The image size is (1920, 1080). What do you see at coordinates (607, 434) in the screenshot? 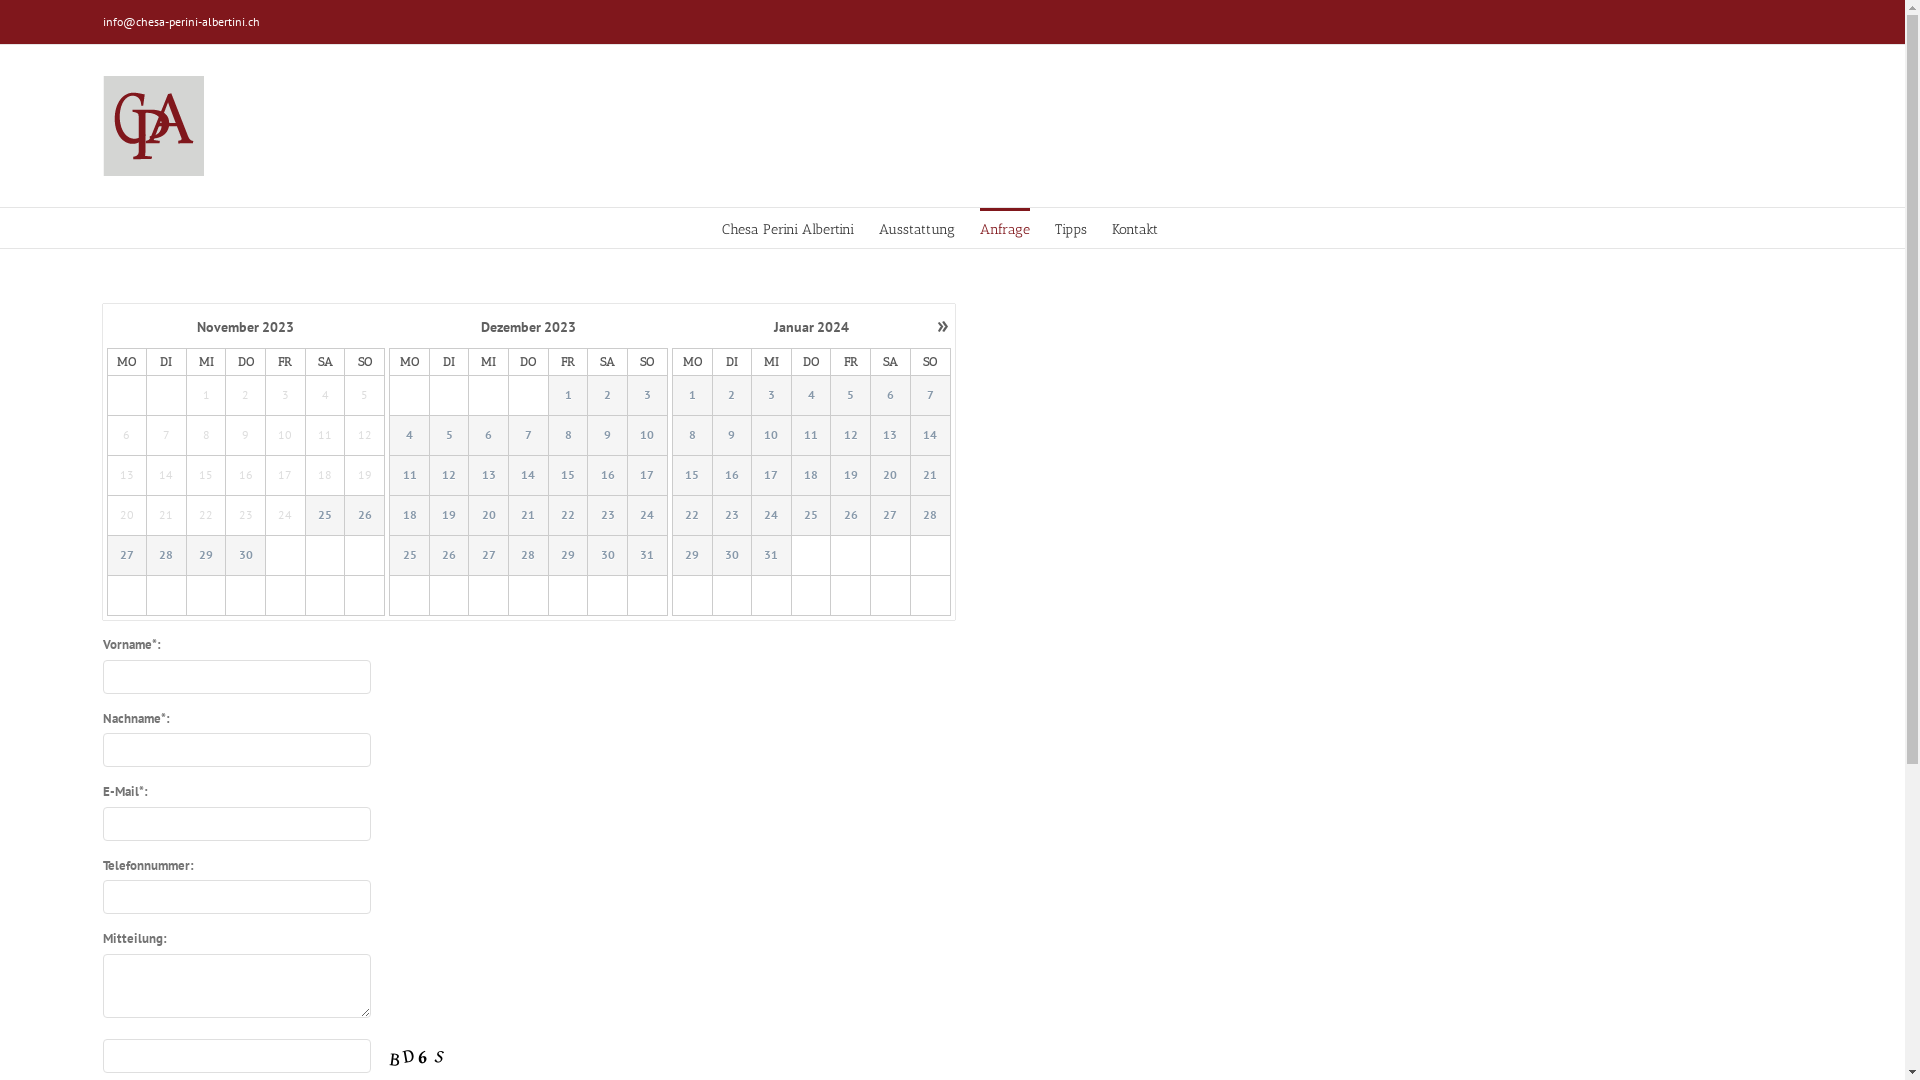
I see `'9'` at bounding box center [607, 434].